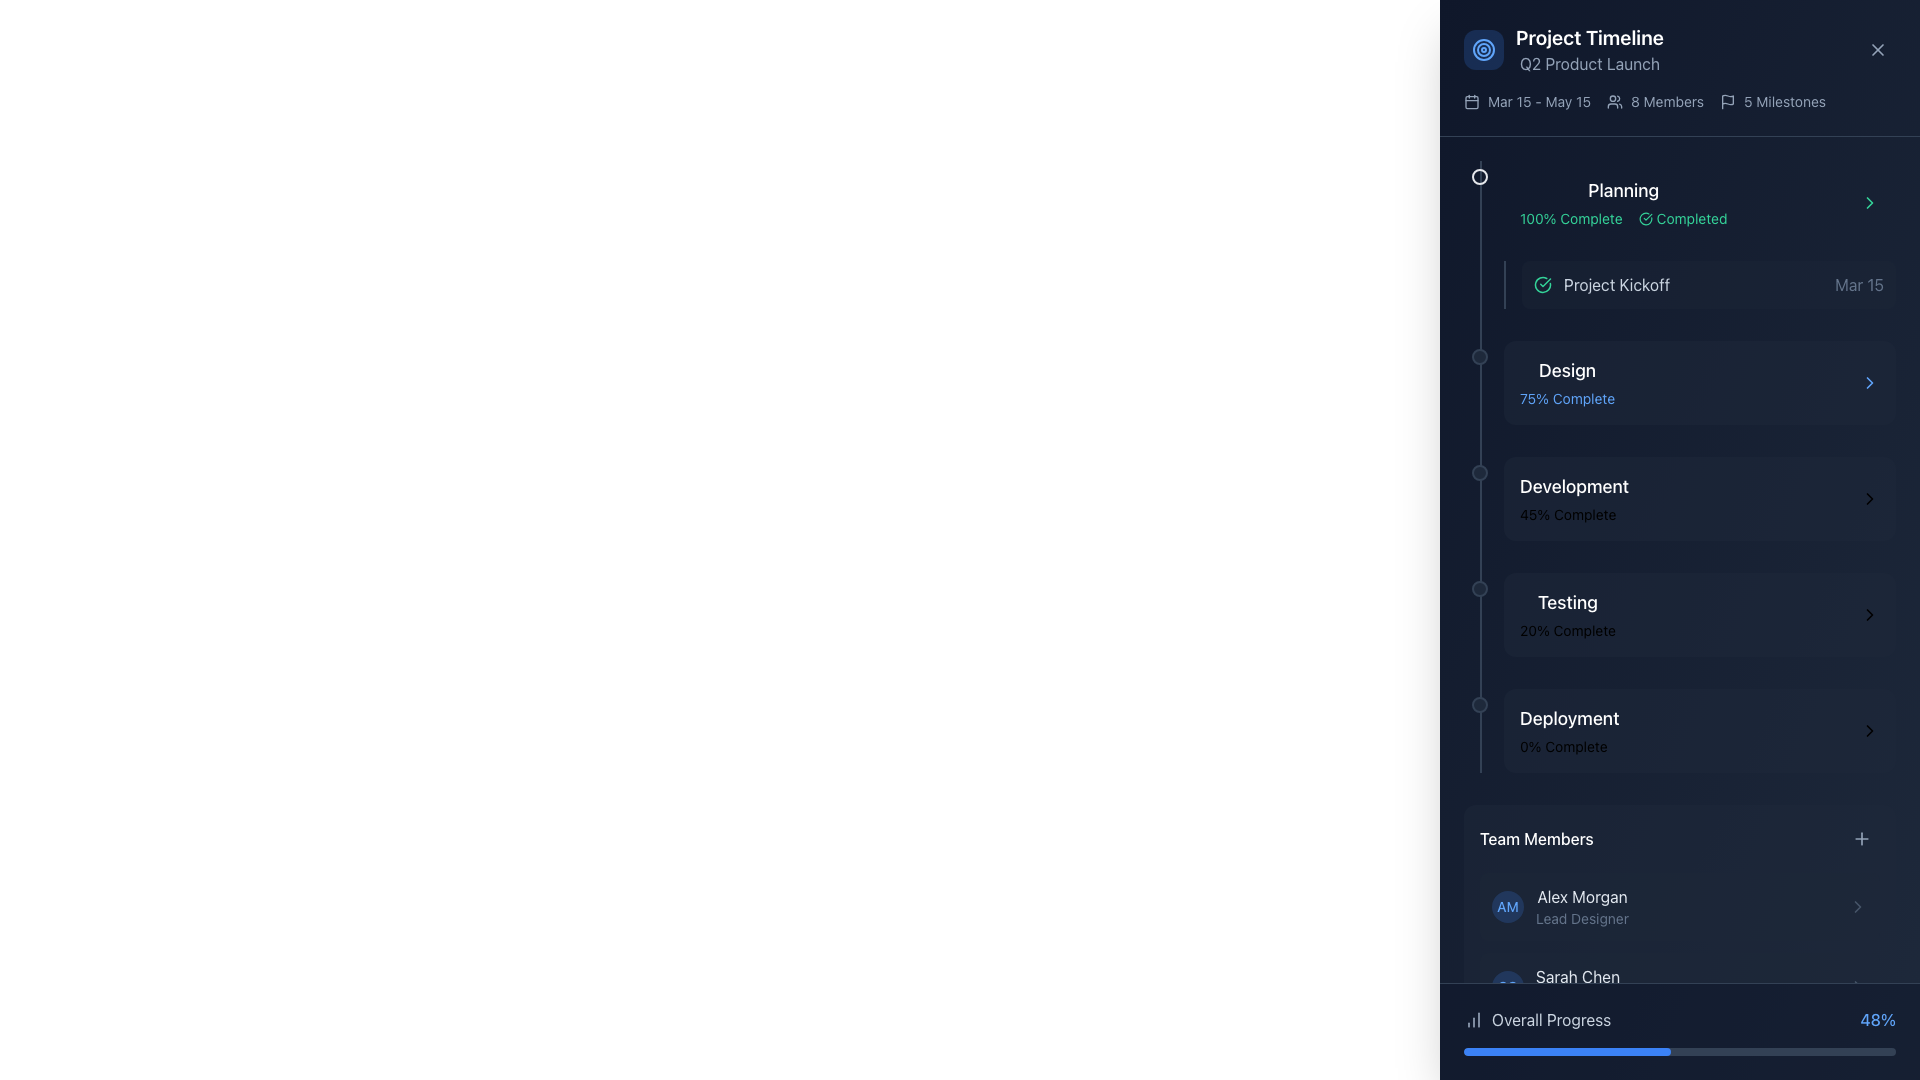 The image size is (1920, 1080). I want to click on the progress icon located to the left of the 'Overall Progress' text in the footer section of the interface, so click(1473, 1019).